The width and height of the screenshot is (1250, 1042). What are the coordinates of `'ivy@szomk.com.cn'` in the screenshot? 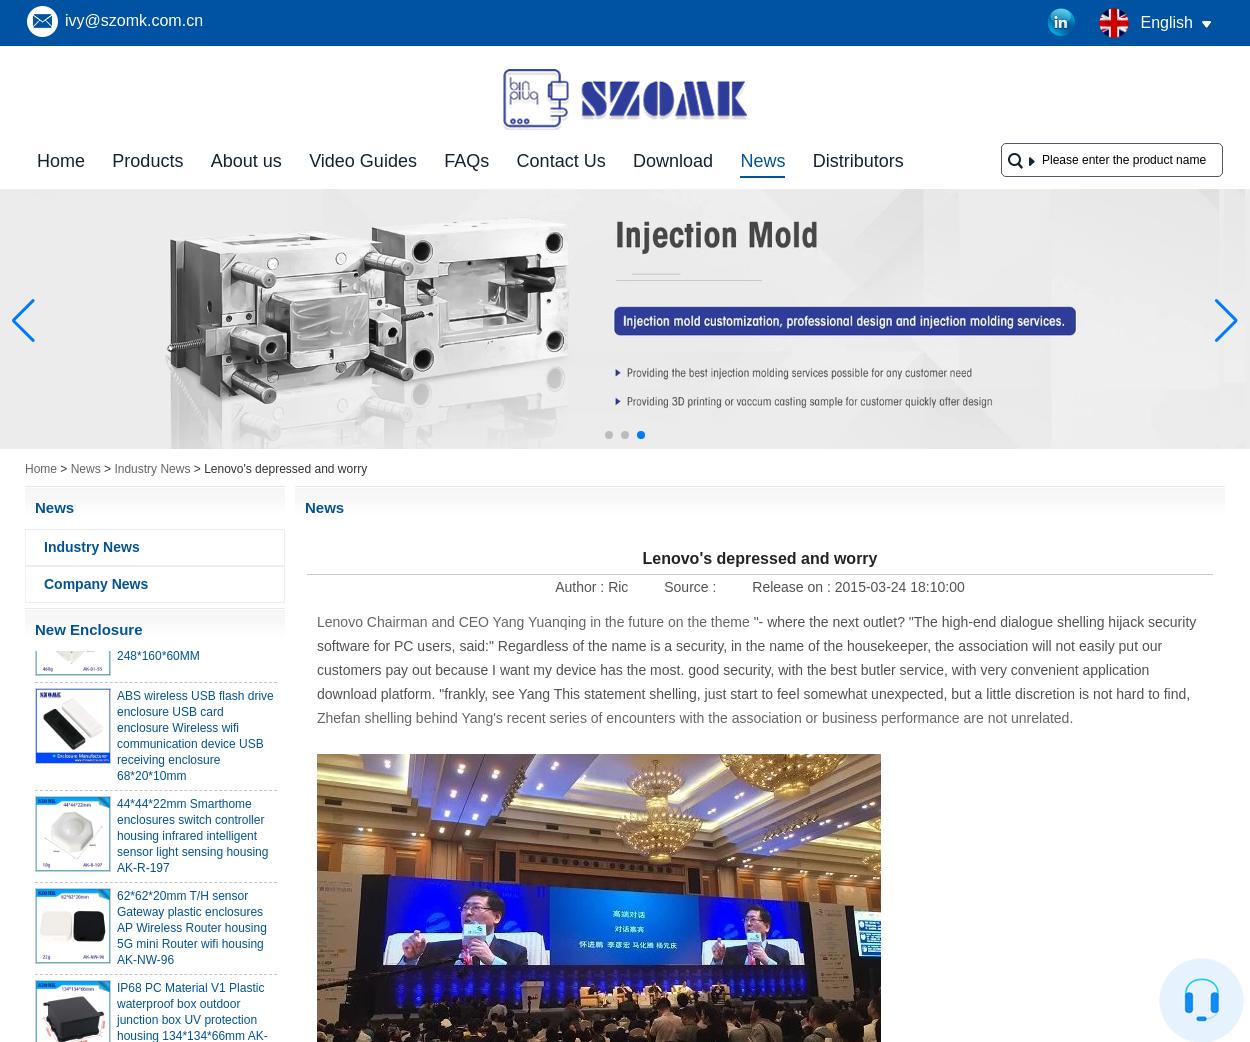 It's located at (134, 19).